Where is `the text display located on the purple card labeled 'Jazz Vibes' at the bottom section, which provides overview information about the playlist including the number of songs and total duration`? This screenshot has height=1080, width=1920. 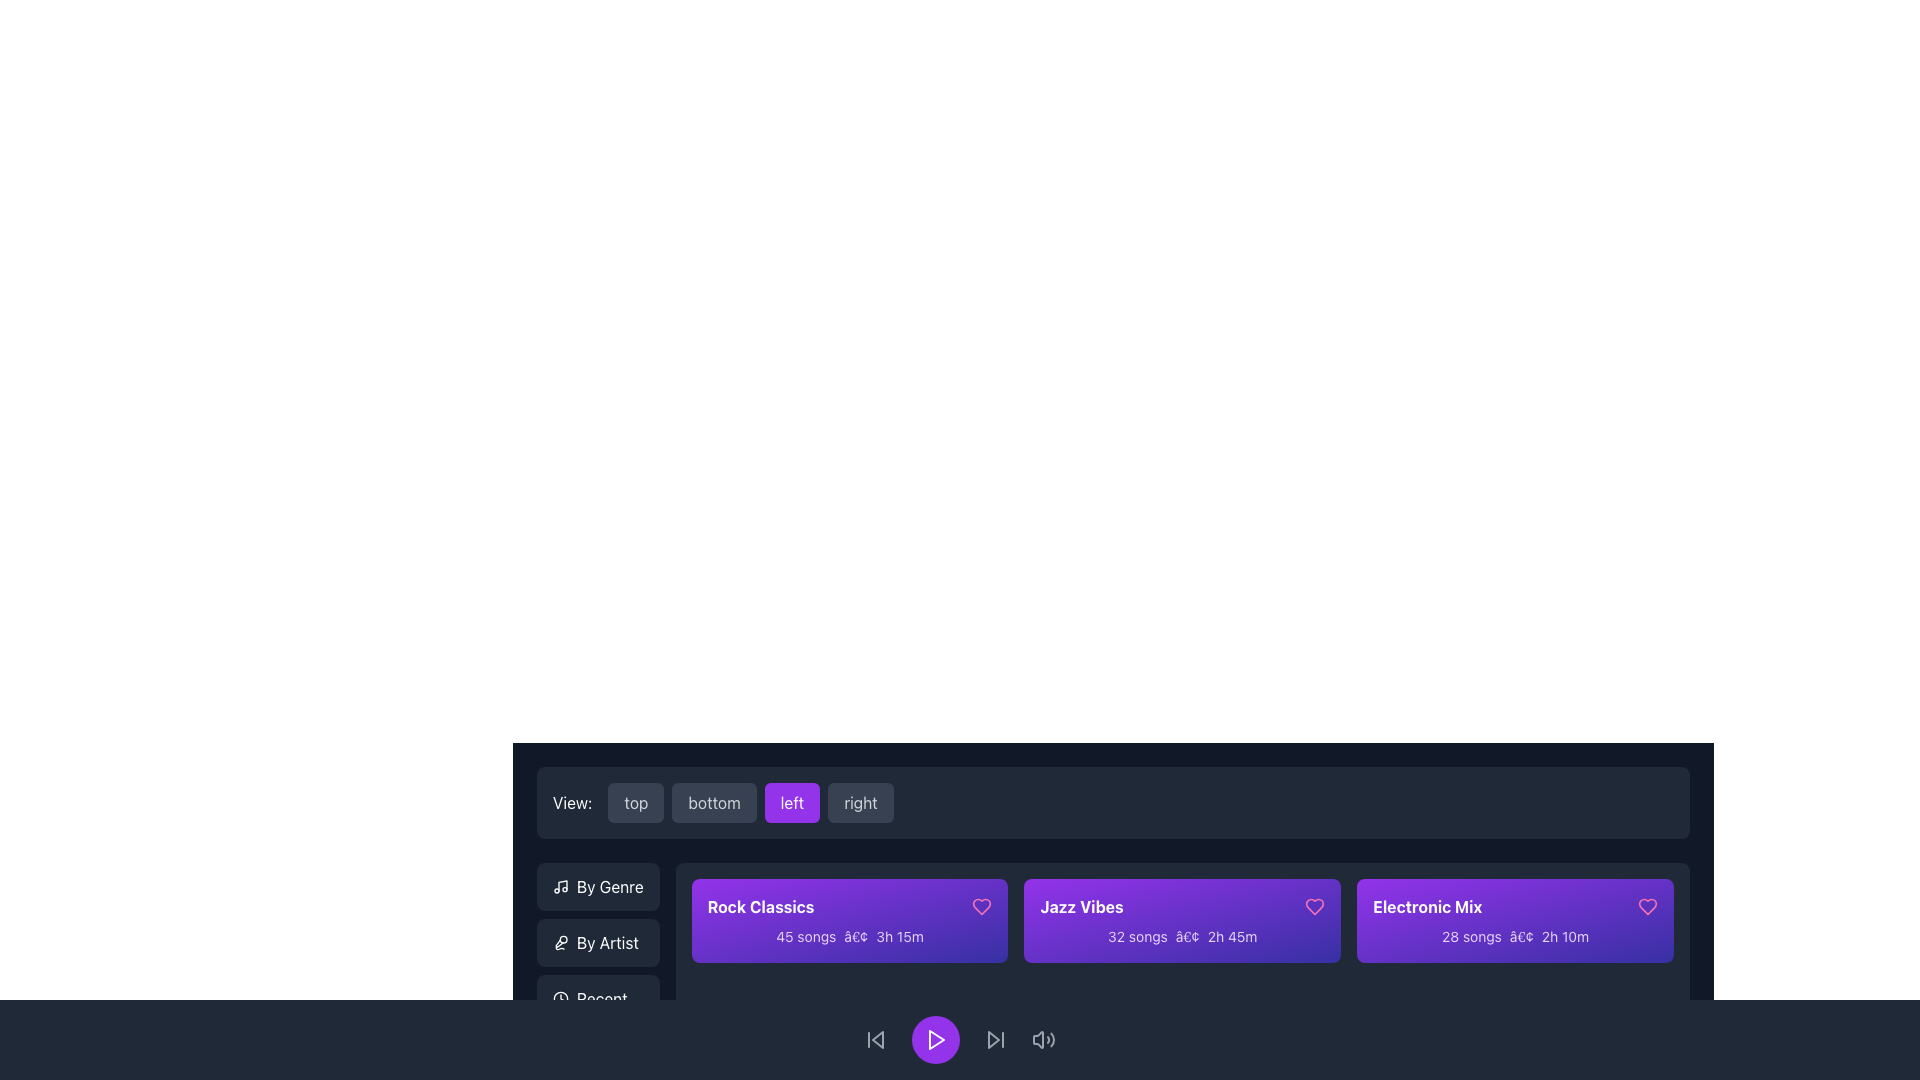 the text display located on the purple card labeled 'Jazz Vibes' at the bottom section, which provides overview information about the playlist including the number of songs and total duration is located at coordinates (1182, 937).